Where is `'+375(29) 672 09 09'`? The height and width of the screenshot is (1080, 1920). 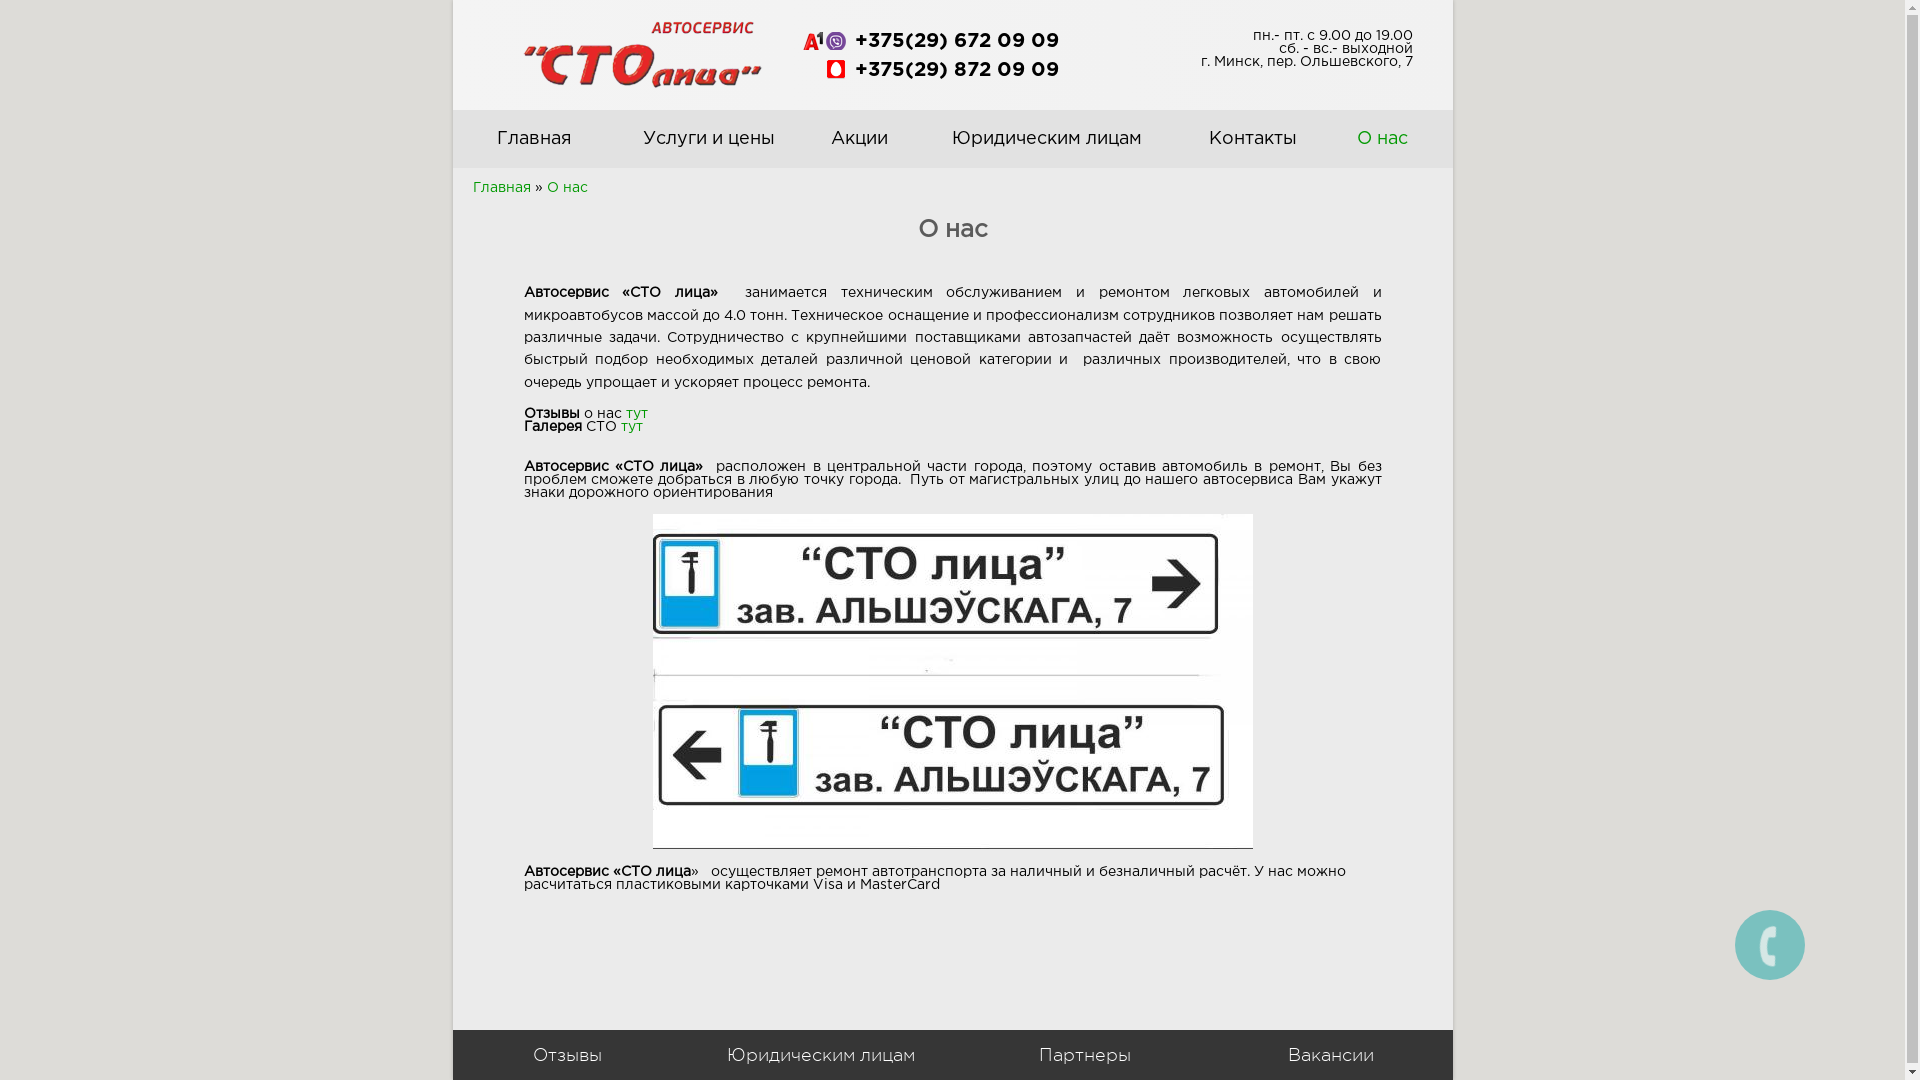
'+375(29) 672 09 09' is located at coordinates (954, 41).